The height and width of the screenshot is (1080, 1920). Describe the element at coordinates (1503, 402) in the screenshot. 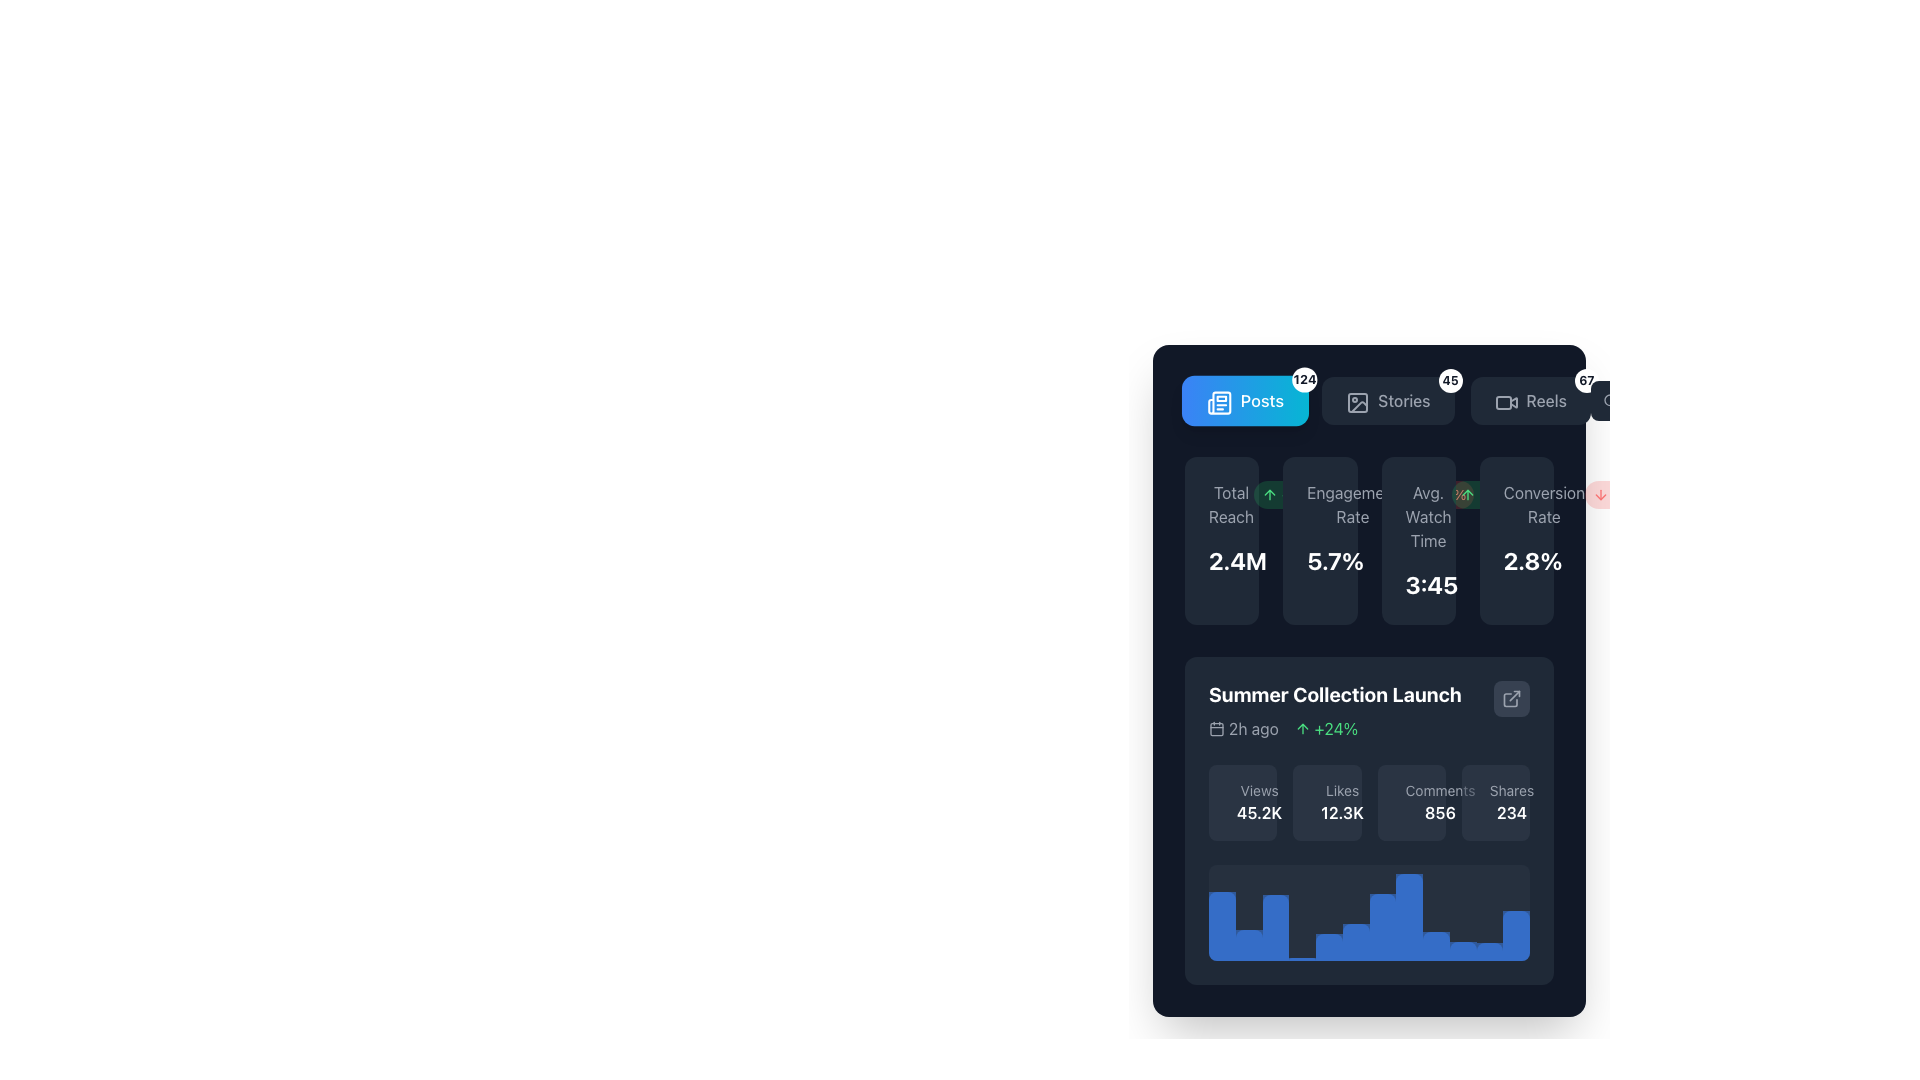

I see `the decorative video icon located in the top right section of the interface` at that location.